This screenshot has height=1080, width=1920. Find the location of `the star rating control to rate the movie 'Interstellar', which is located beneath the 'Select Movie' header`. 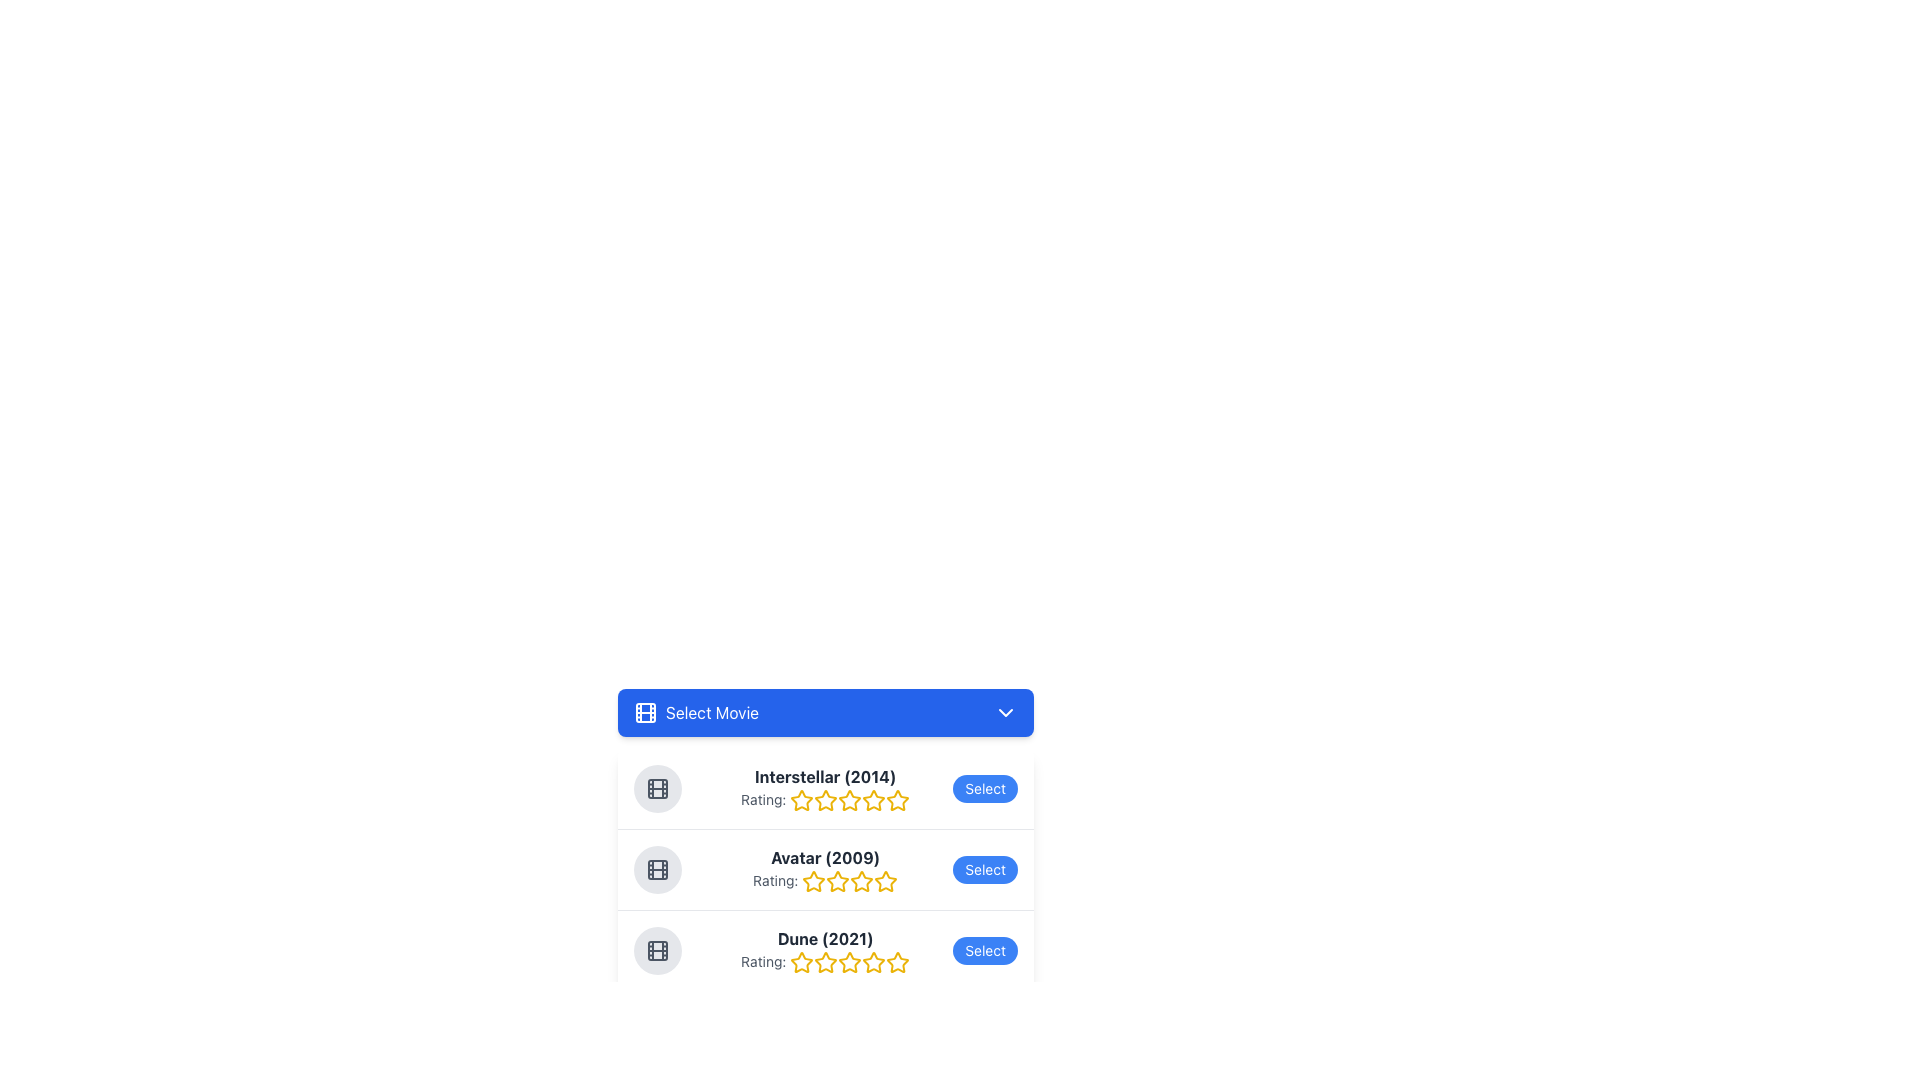

the star rating control to rate the movie 'Interstellar', which is located beneath the 'Select Movie' header is located at coordinates (825, 815).